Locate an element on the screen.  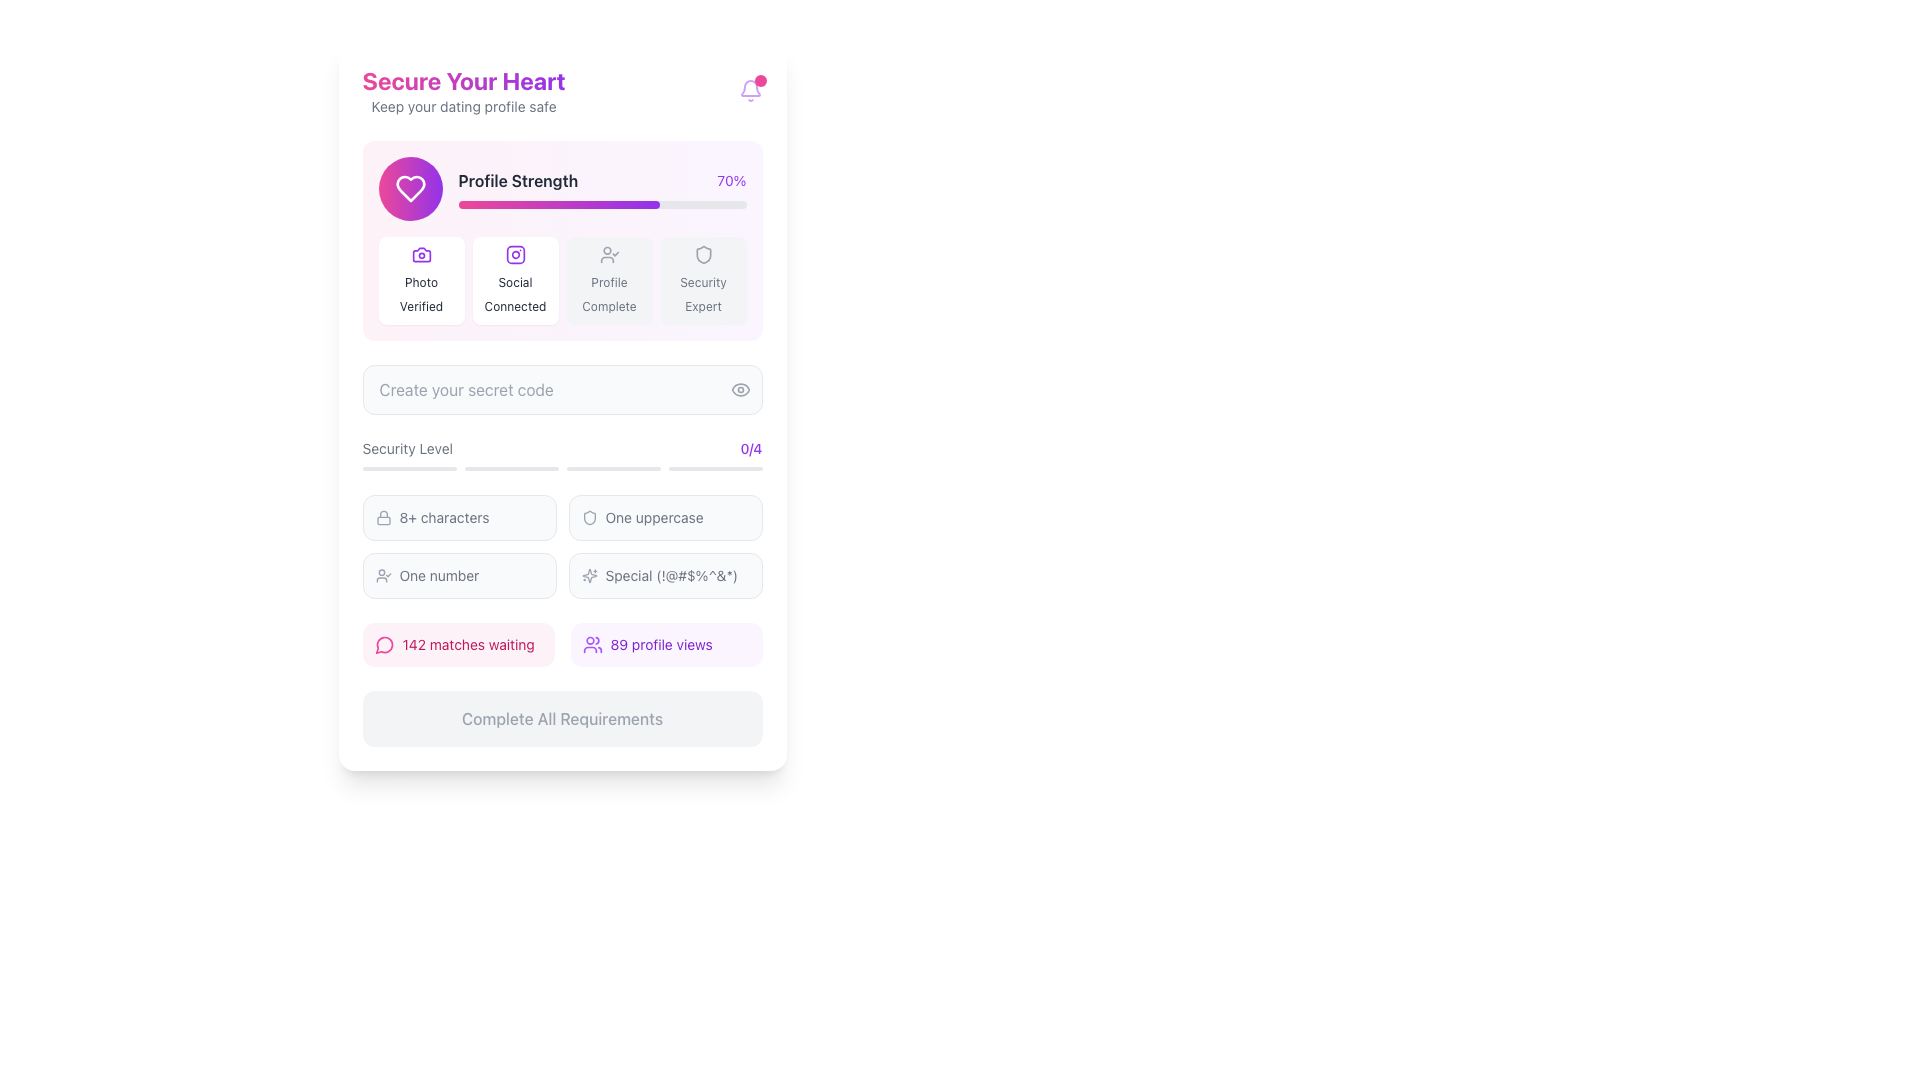
the security icon located in the 'Security Expert' section, positioned at the rightmost end of the profile strength features row under the 'Profile Strength' header is located at coordinates (703, 253).